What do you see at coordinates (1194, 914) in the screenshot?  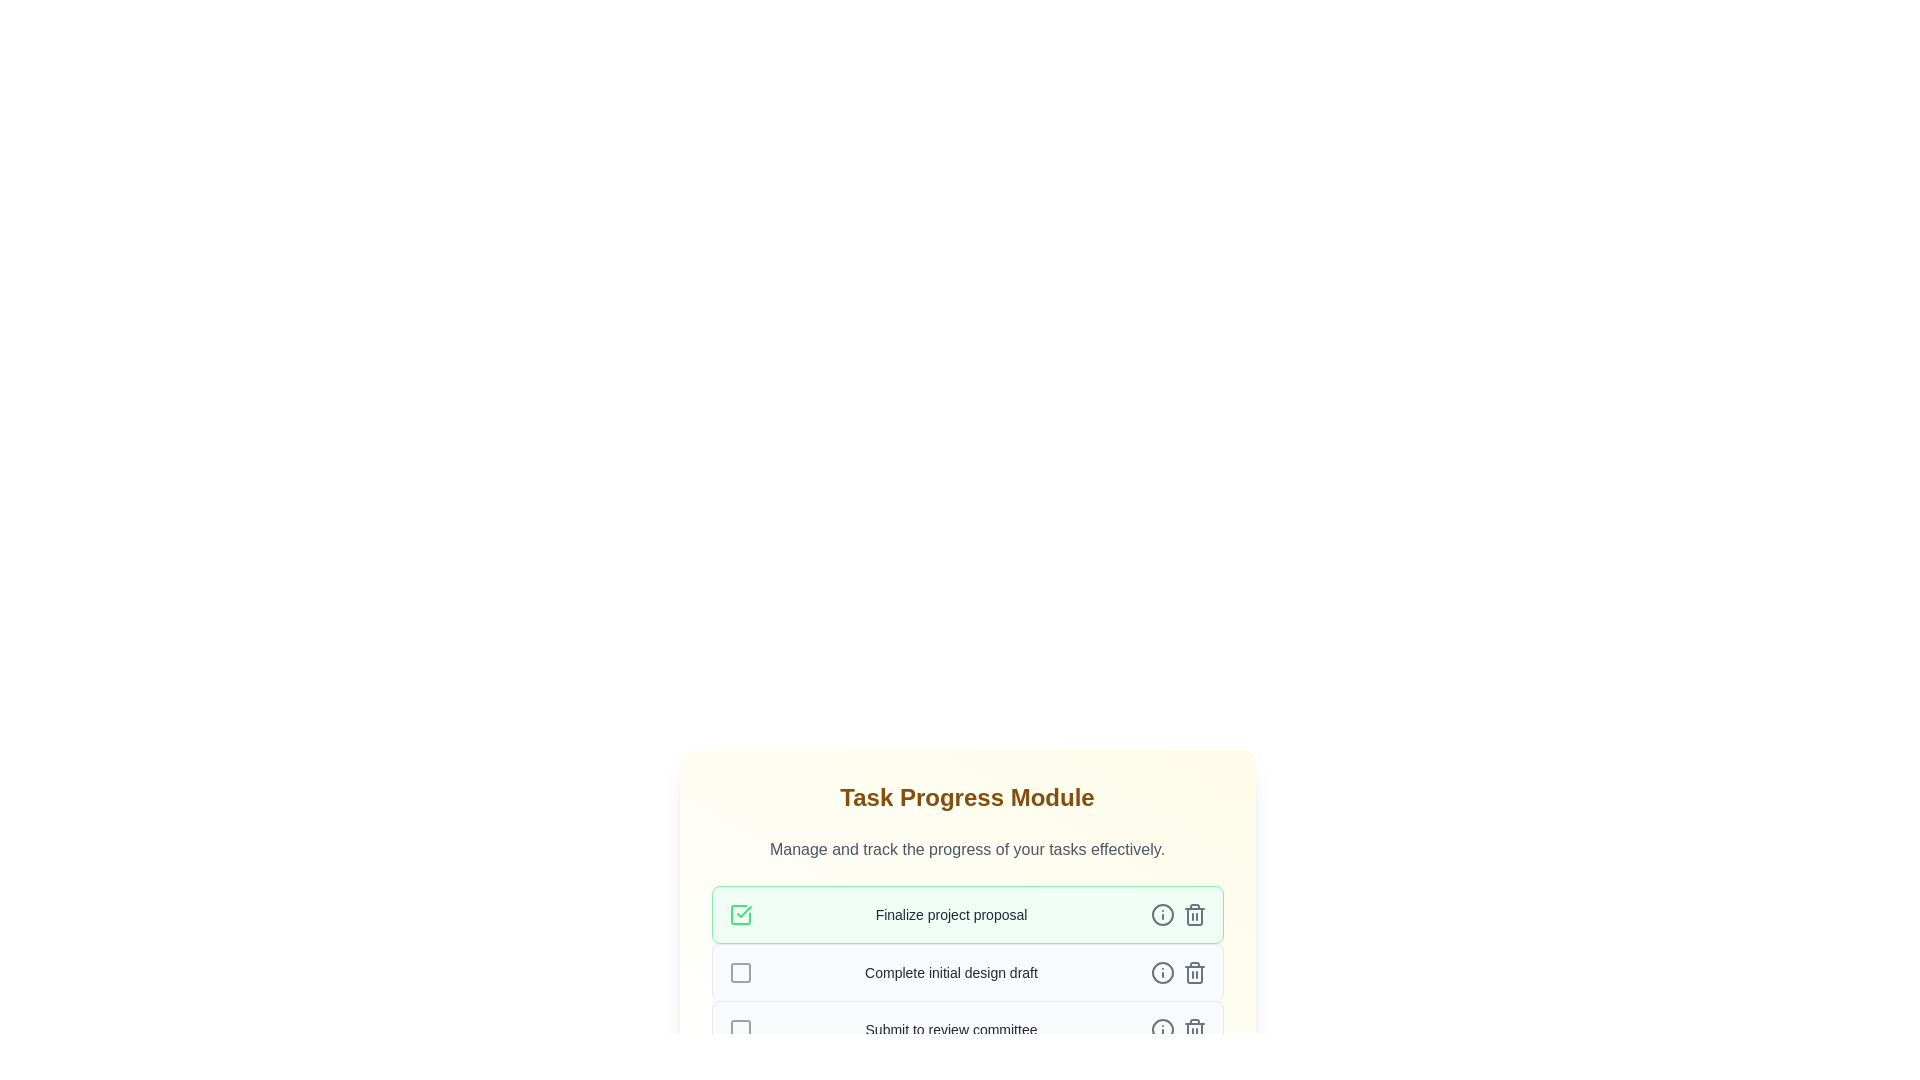 I see `the trash icon` at bounding box center [1194, 914].